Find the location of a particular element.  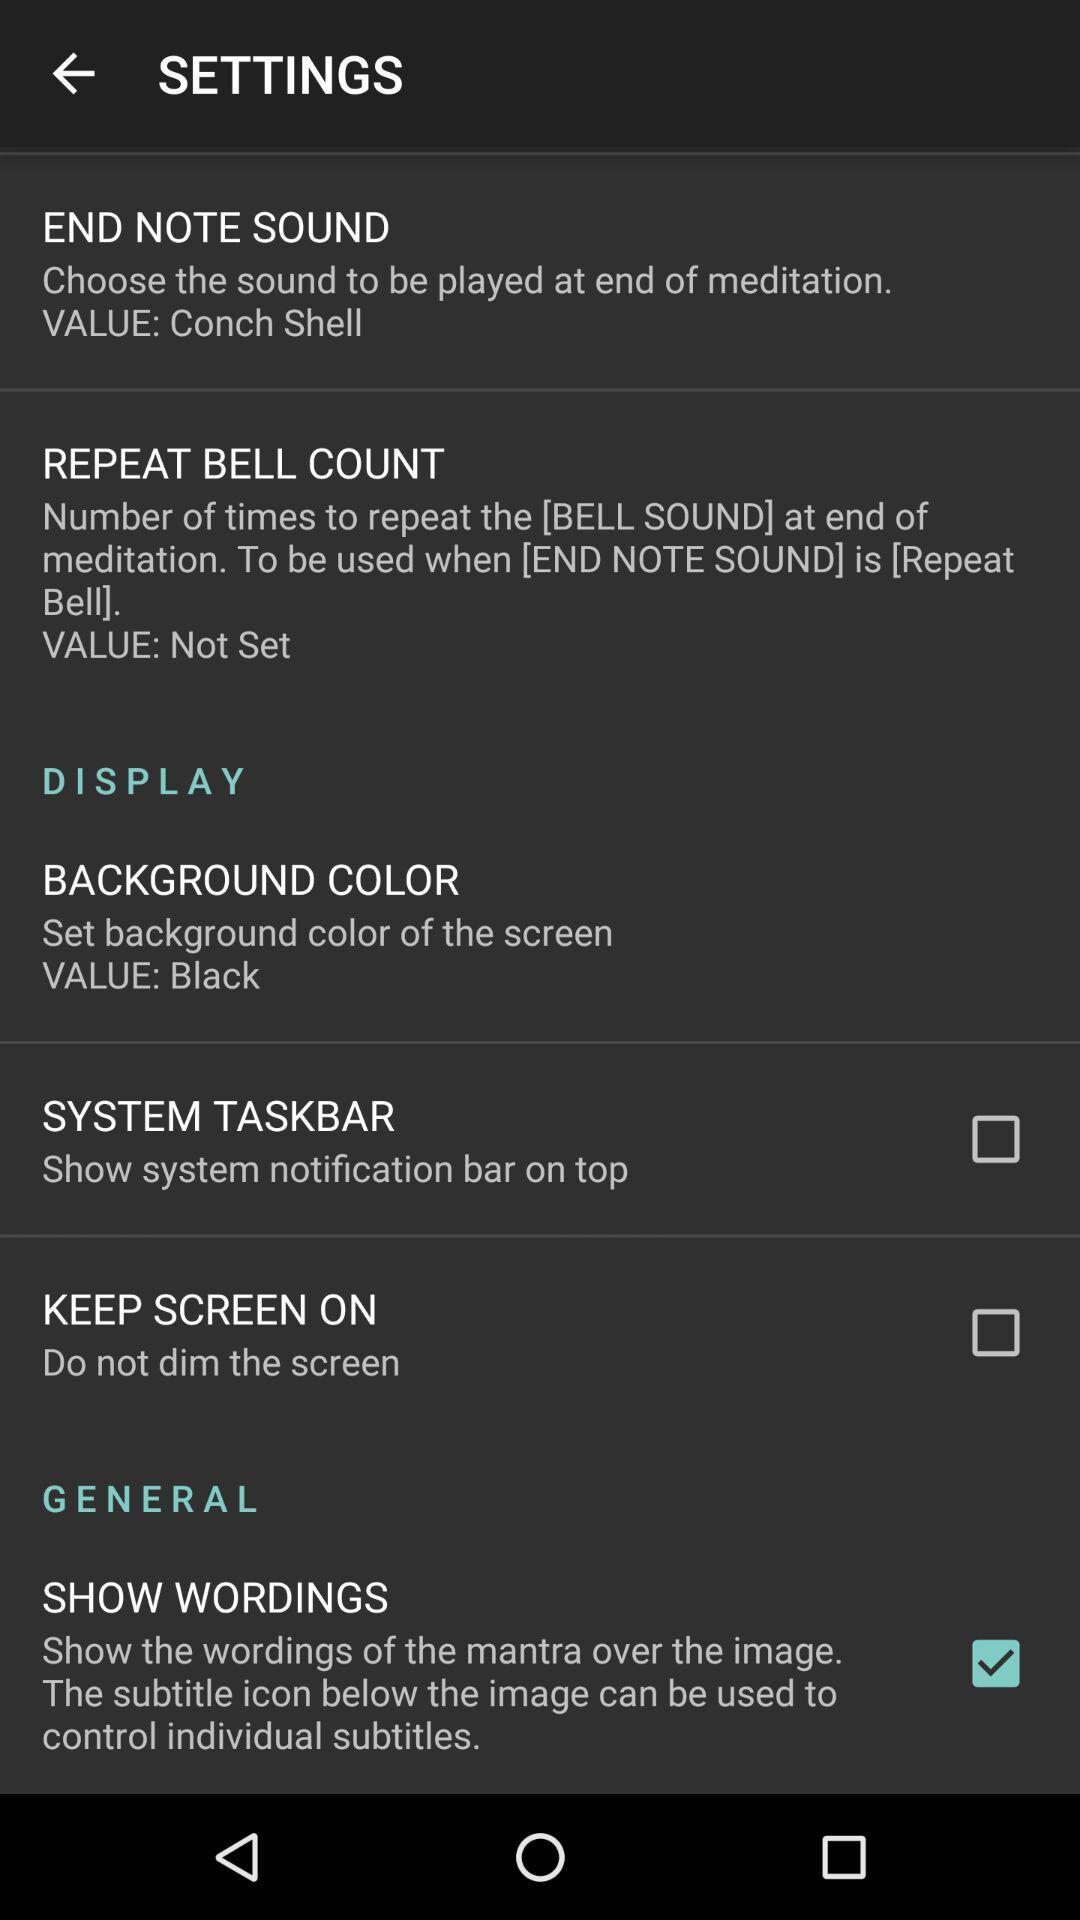

icon next to settings icon is located at coordinates (72, 73).